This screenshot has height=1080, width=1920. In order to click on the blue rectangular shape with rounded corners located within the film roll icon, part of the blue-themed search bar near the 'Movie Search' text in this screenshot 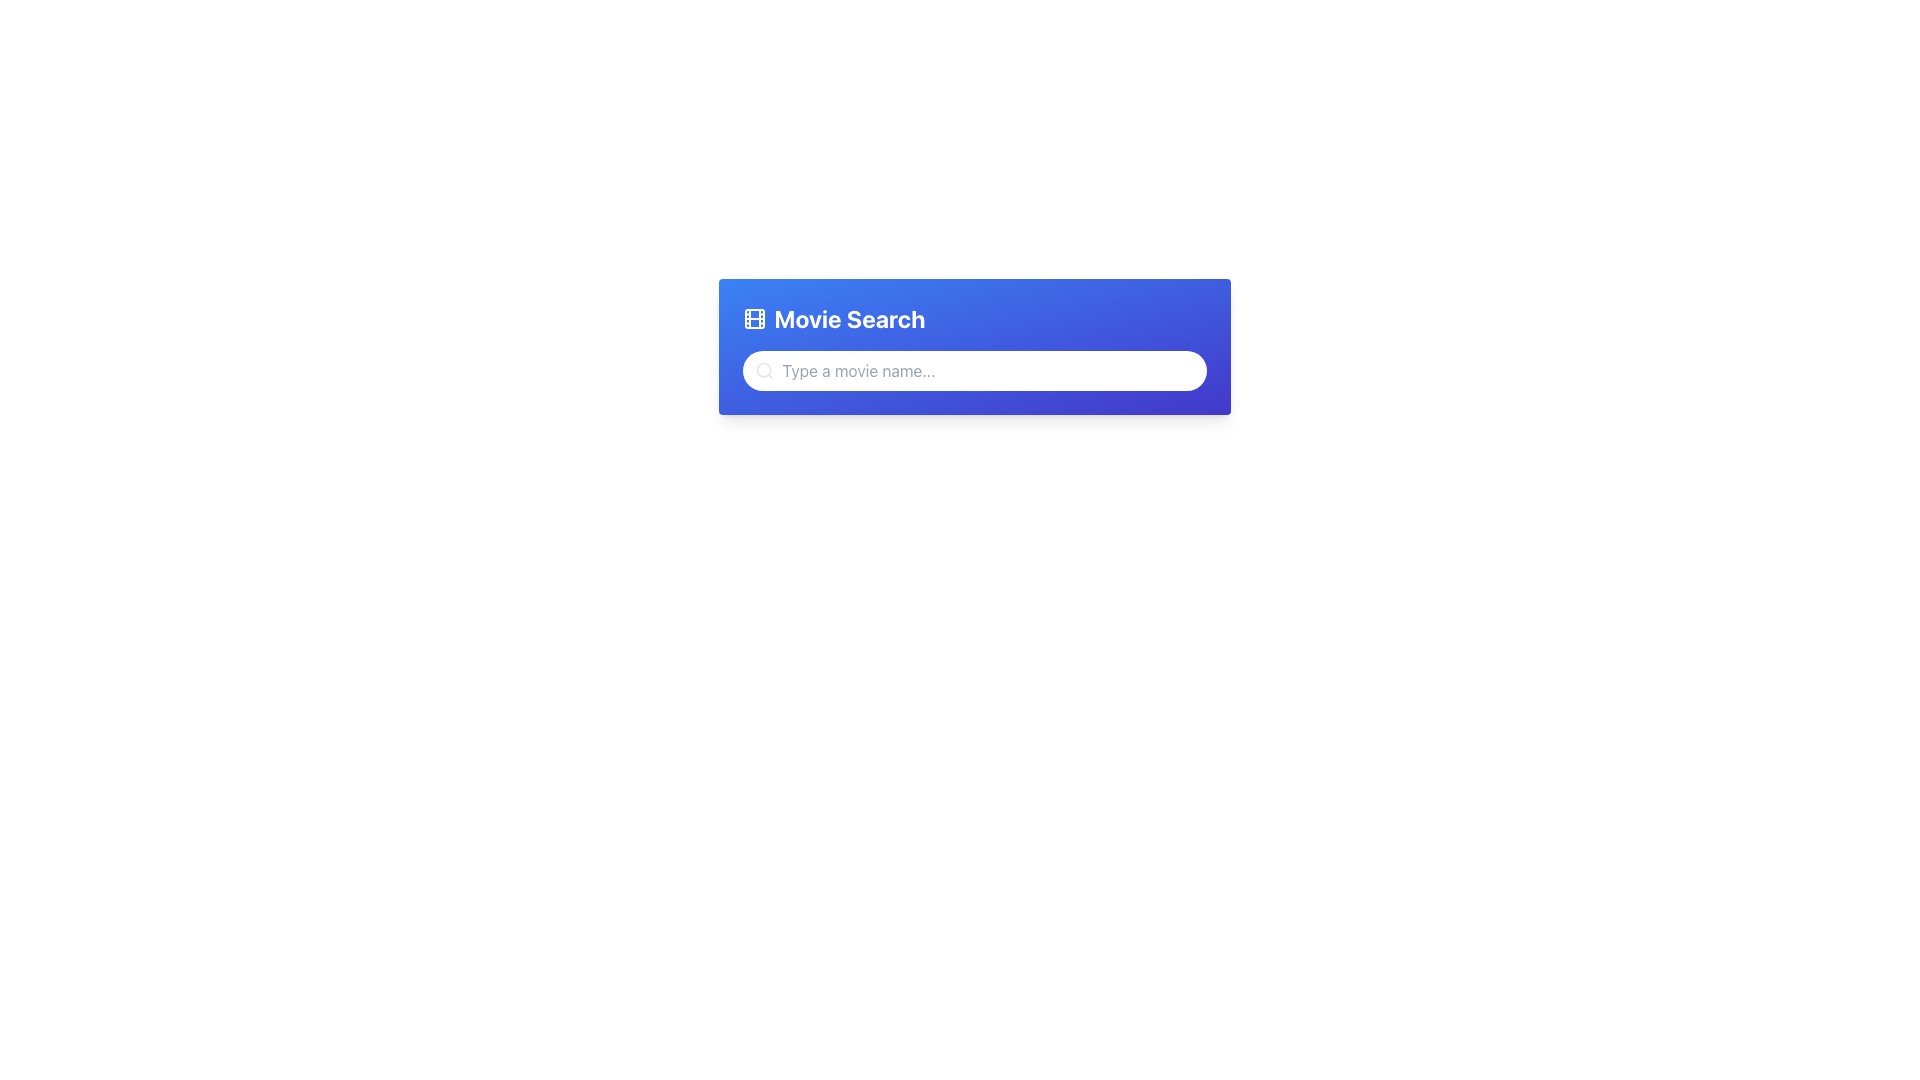, I will do `click(753, 318)`.